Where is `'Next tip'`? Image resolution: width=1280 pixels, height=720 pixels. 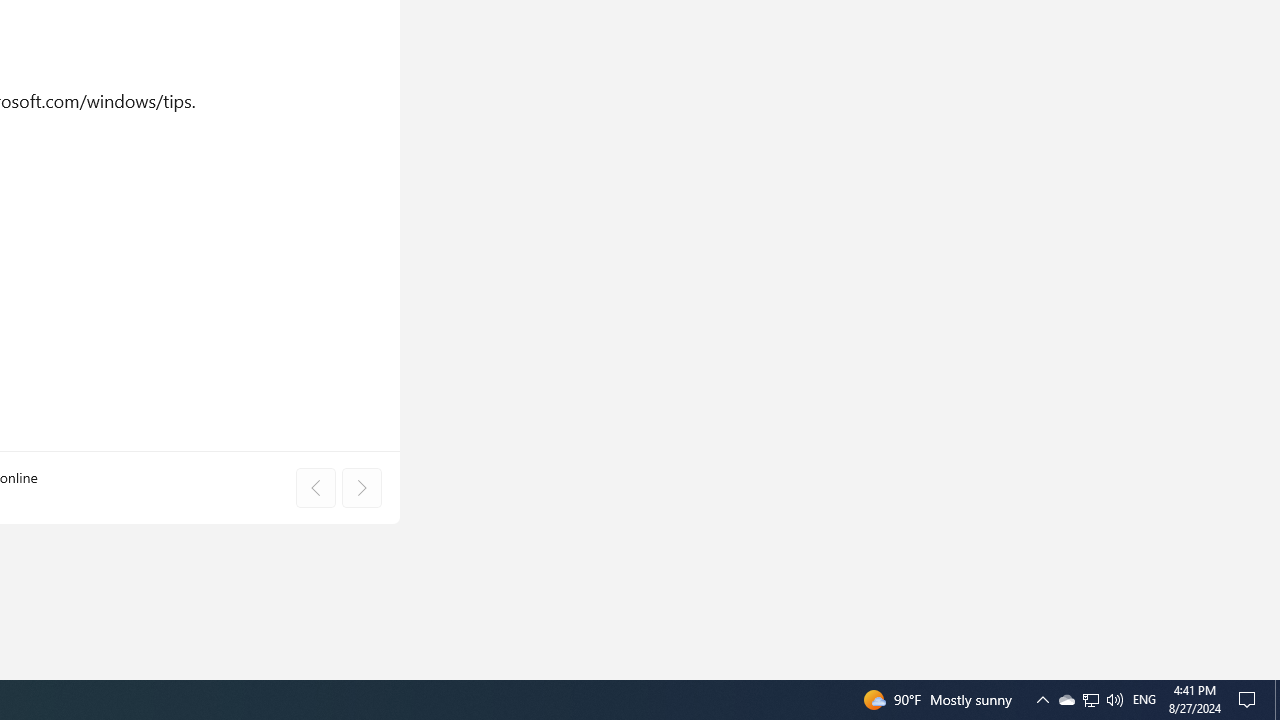 'Next tip' is located at coordinates (361, 488).